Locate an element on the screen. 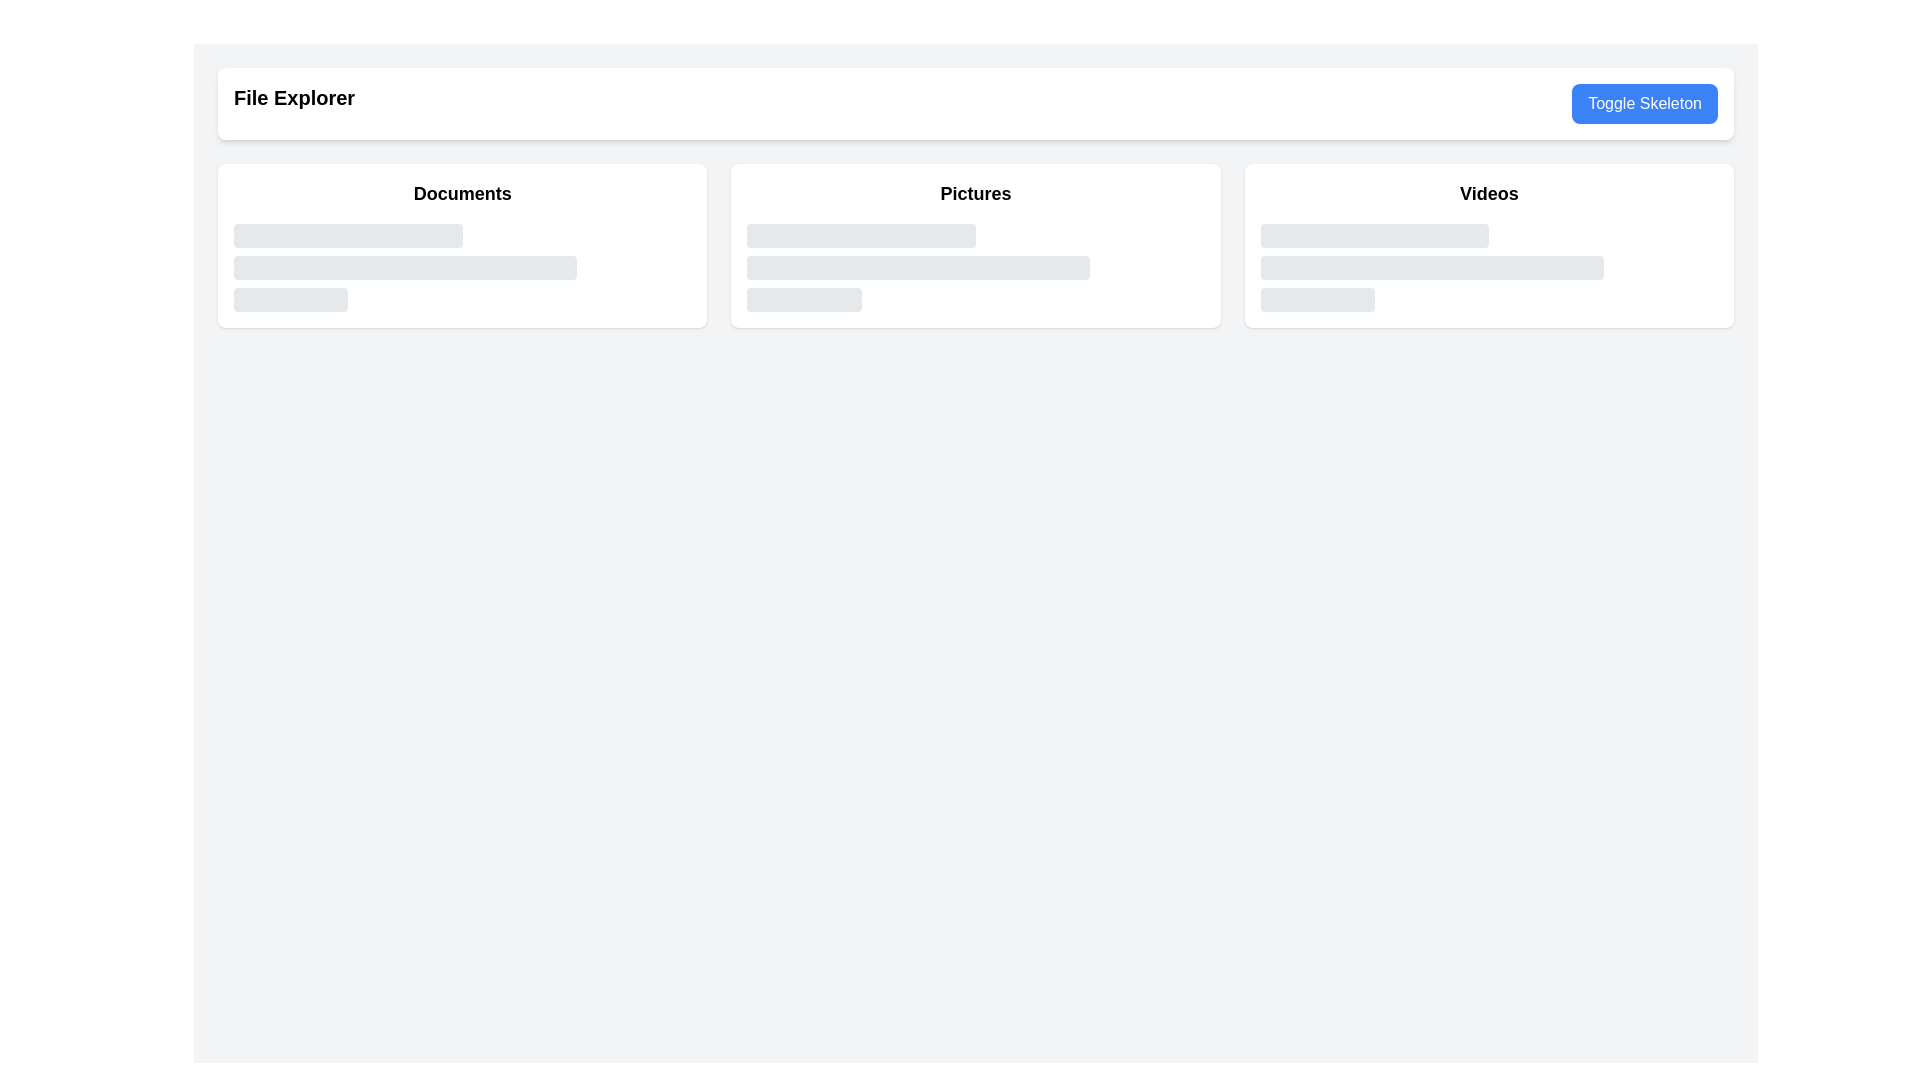  the third Skeleton loader rectangle in the 'Pictures' section, which is located between 'Documents' and 'Videos' is located at coordinates (804, 300).